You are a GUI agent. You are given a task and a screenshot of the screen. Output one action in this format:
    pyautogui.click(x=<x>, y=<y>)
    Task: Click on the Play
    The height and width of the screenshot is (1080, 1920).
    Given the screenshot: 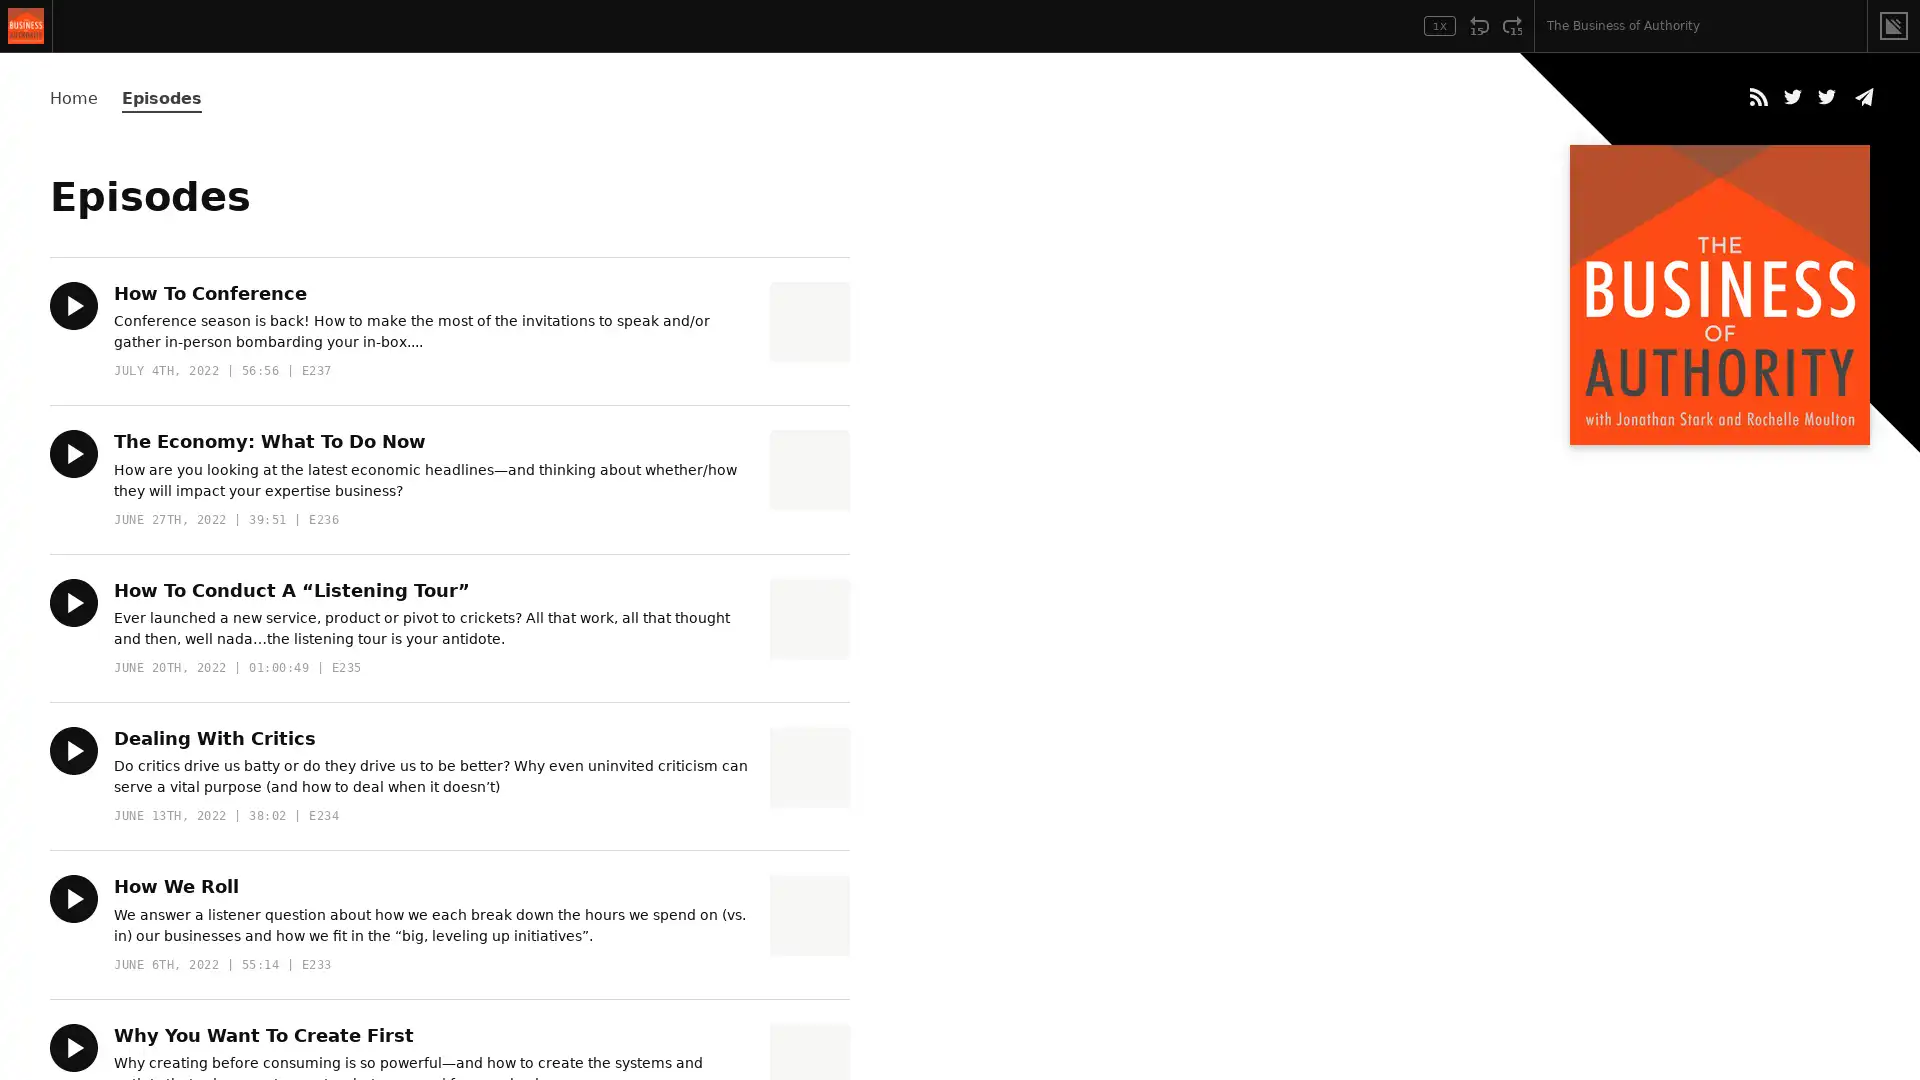 What is the action you would take?
    pyautogui.click(x=76, y=26)
    